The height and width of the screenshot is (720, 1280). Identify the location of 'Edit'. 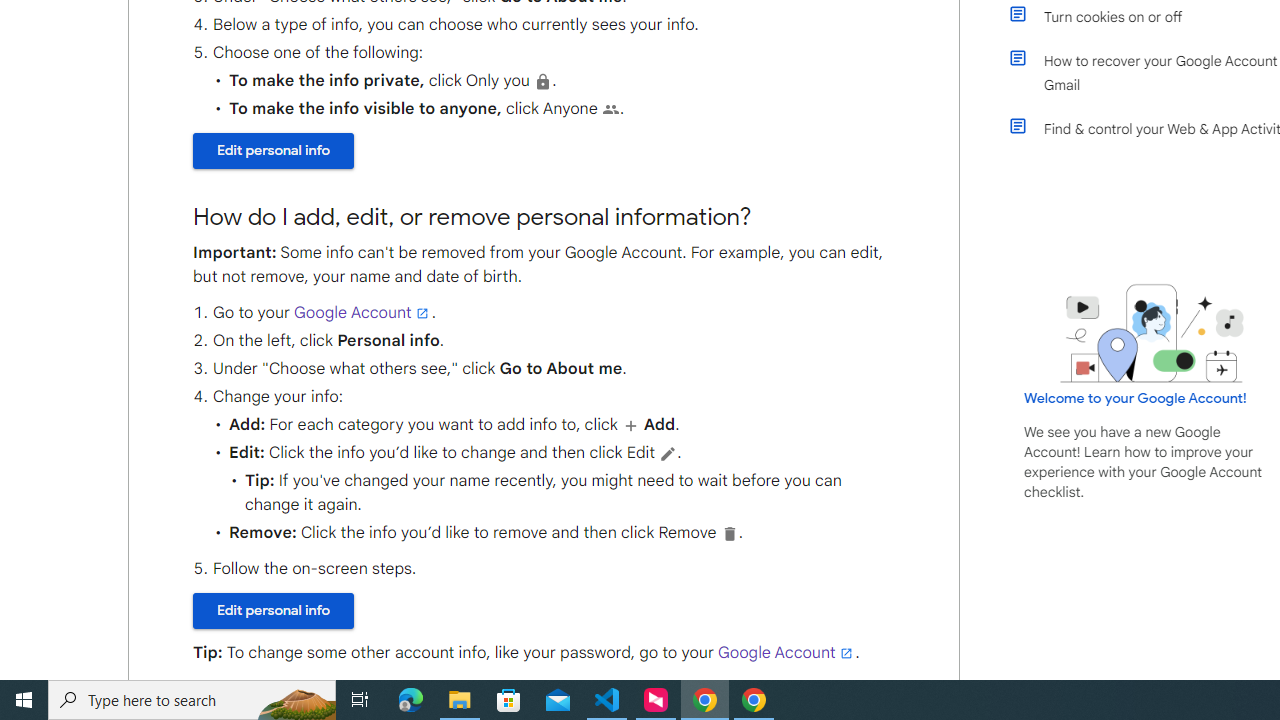
(668, 453).